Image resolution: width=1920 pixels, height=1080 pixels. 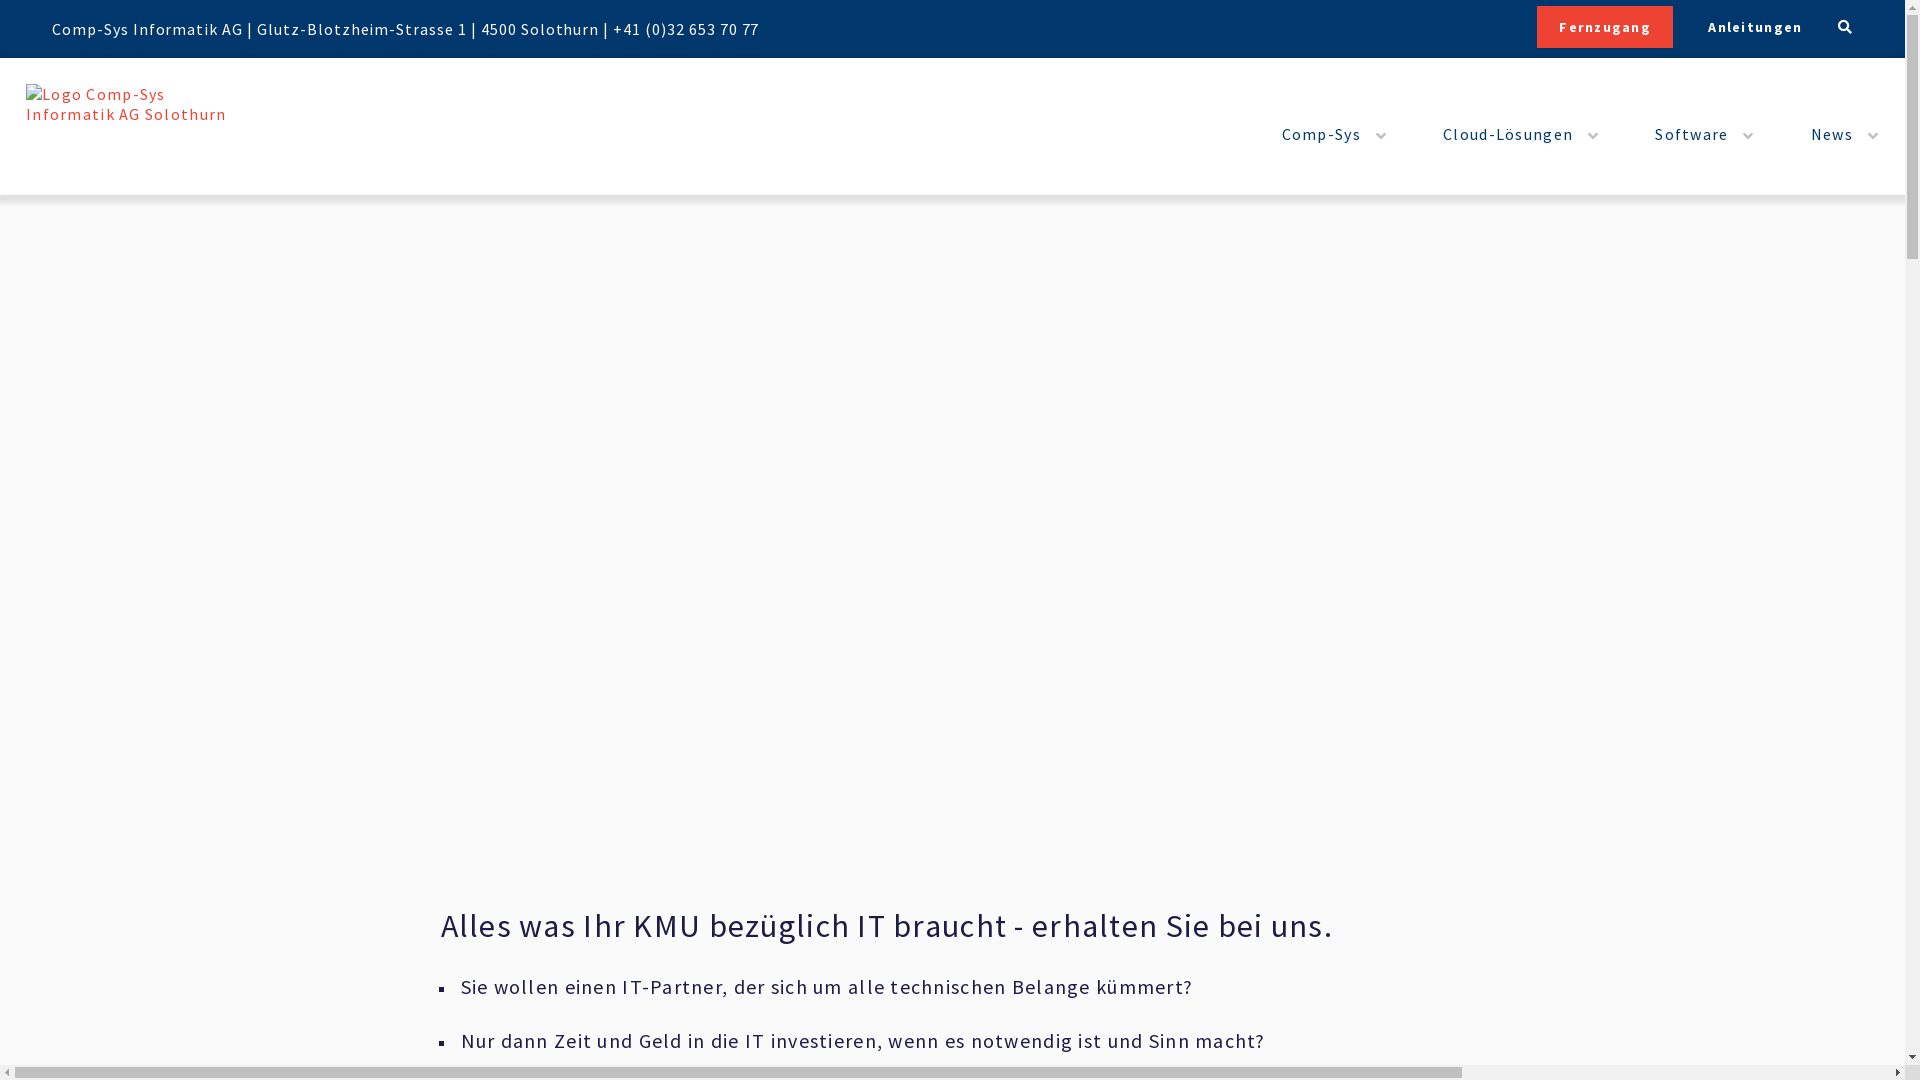 I want to click on 'Anleitungen', so click(x=1741, y=27).